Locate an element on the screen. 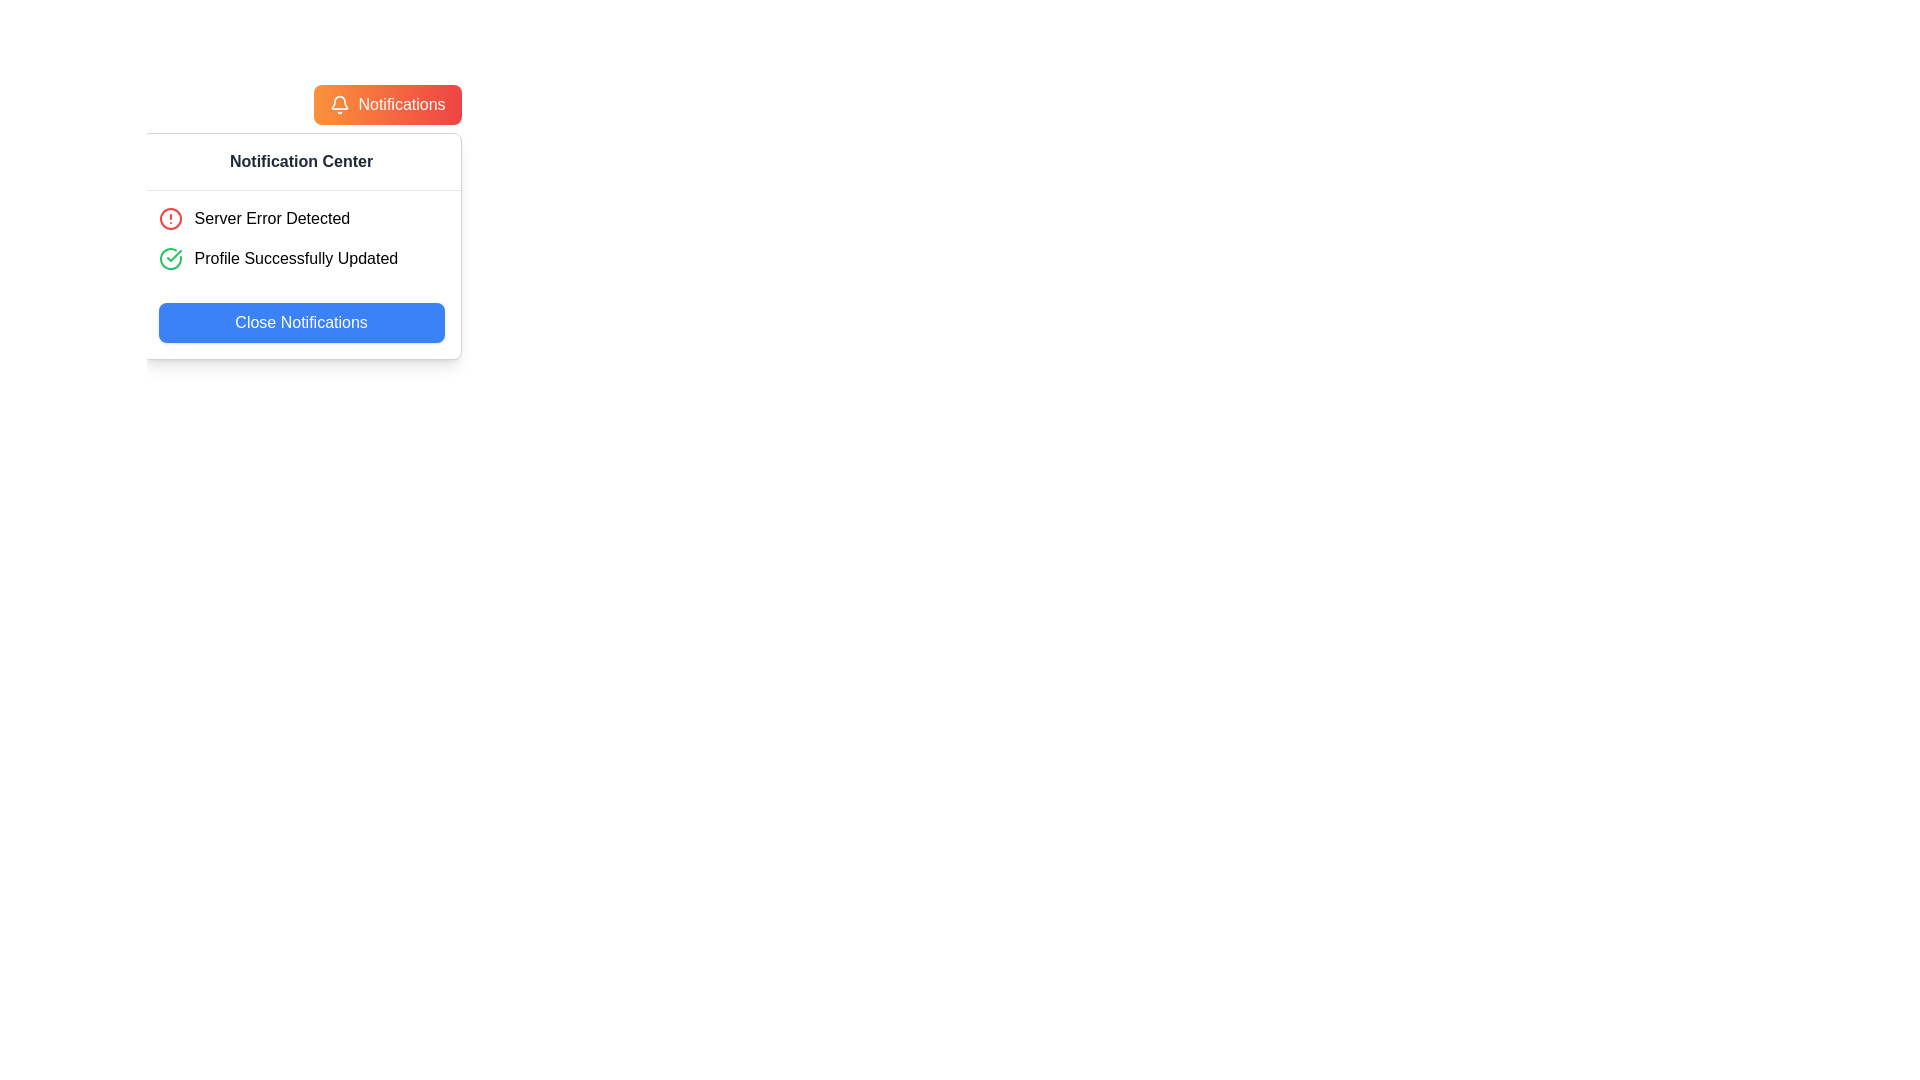 The height and width of the screenshot is (1080, 1920). the notification icon located on the left side of the 'Notifications' button at the top-right corner of the notification panel is located at coordinates (340, 104).